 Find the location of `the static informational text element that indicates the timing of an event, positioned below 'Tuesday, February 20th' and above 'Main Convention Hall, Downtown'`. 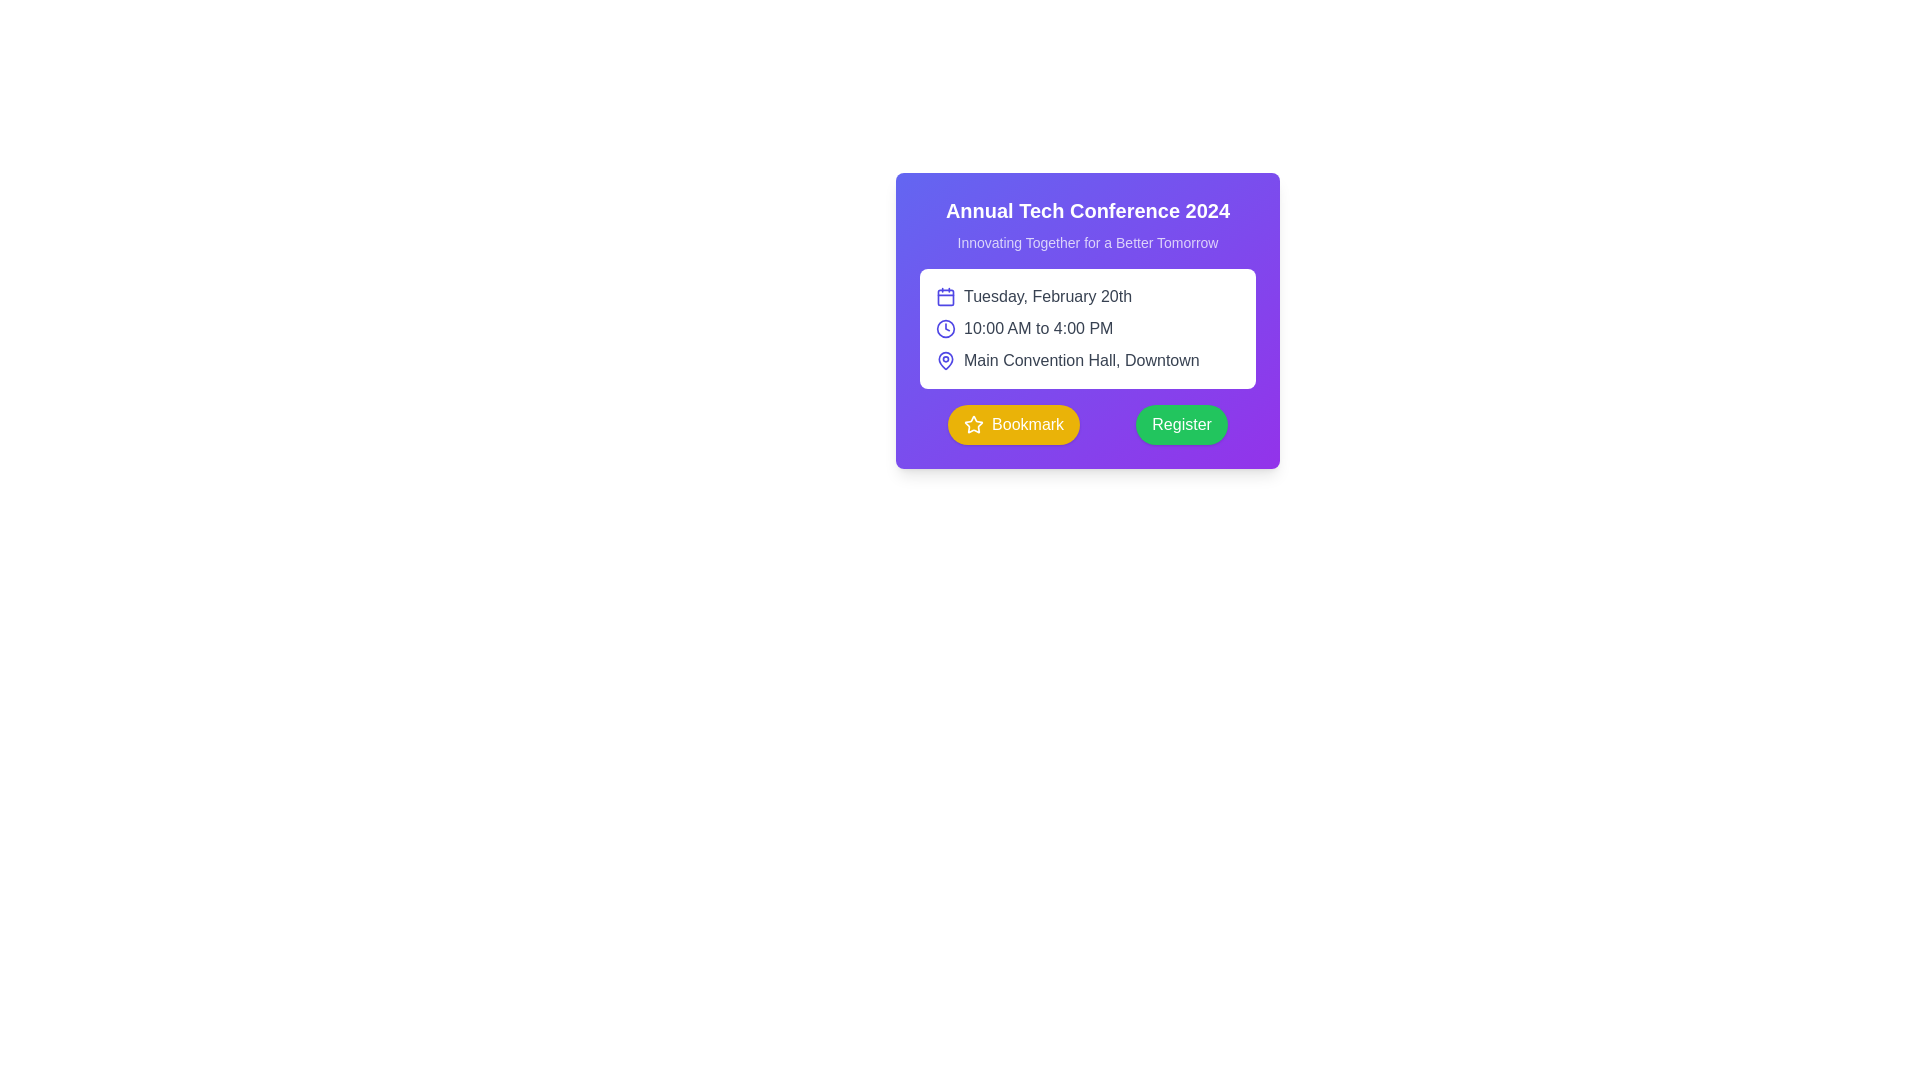

the static informational text element that indicates the timing of an event, positioned below 'Tuesday, February 20th' and above 'Main Convention Hall, Downtown' is located at coordinates (1087, 327).